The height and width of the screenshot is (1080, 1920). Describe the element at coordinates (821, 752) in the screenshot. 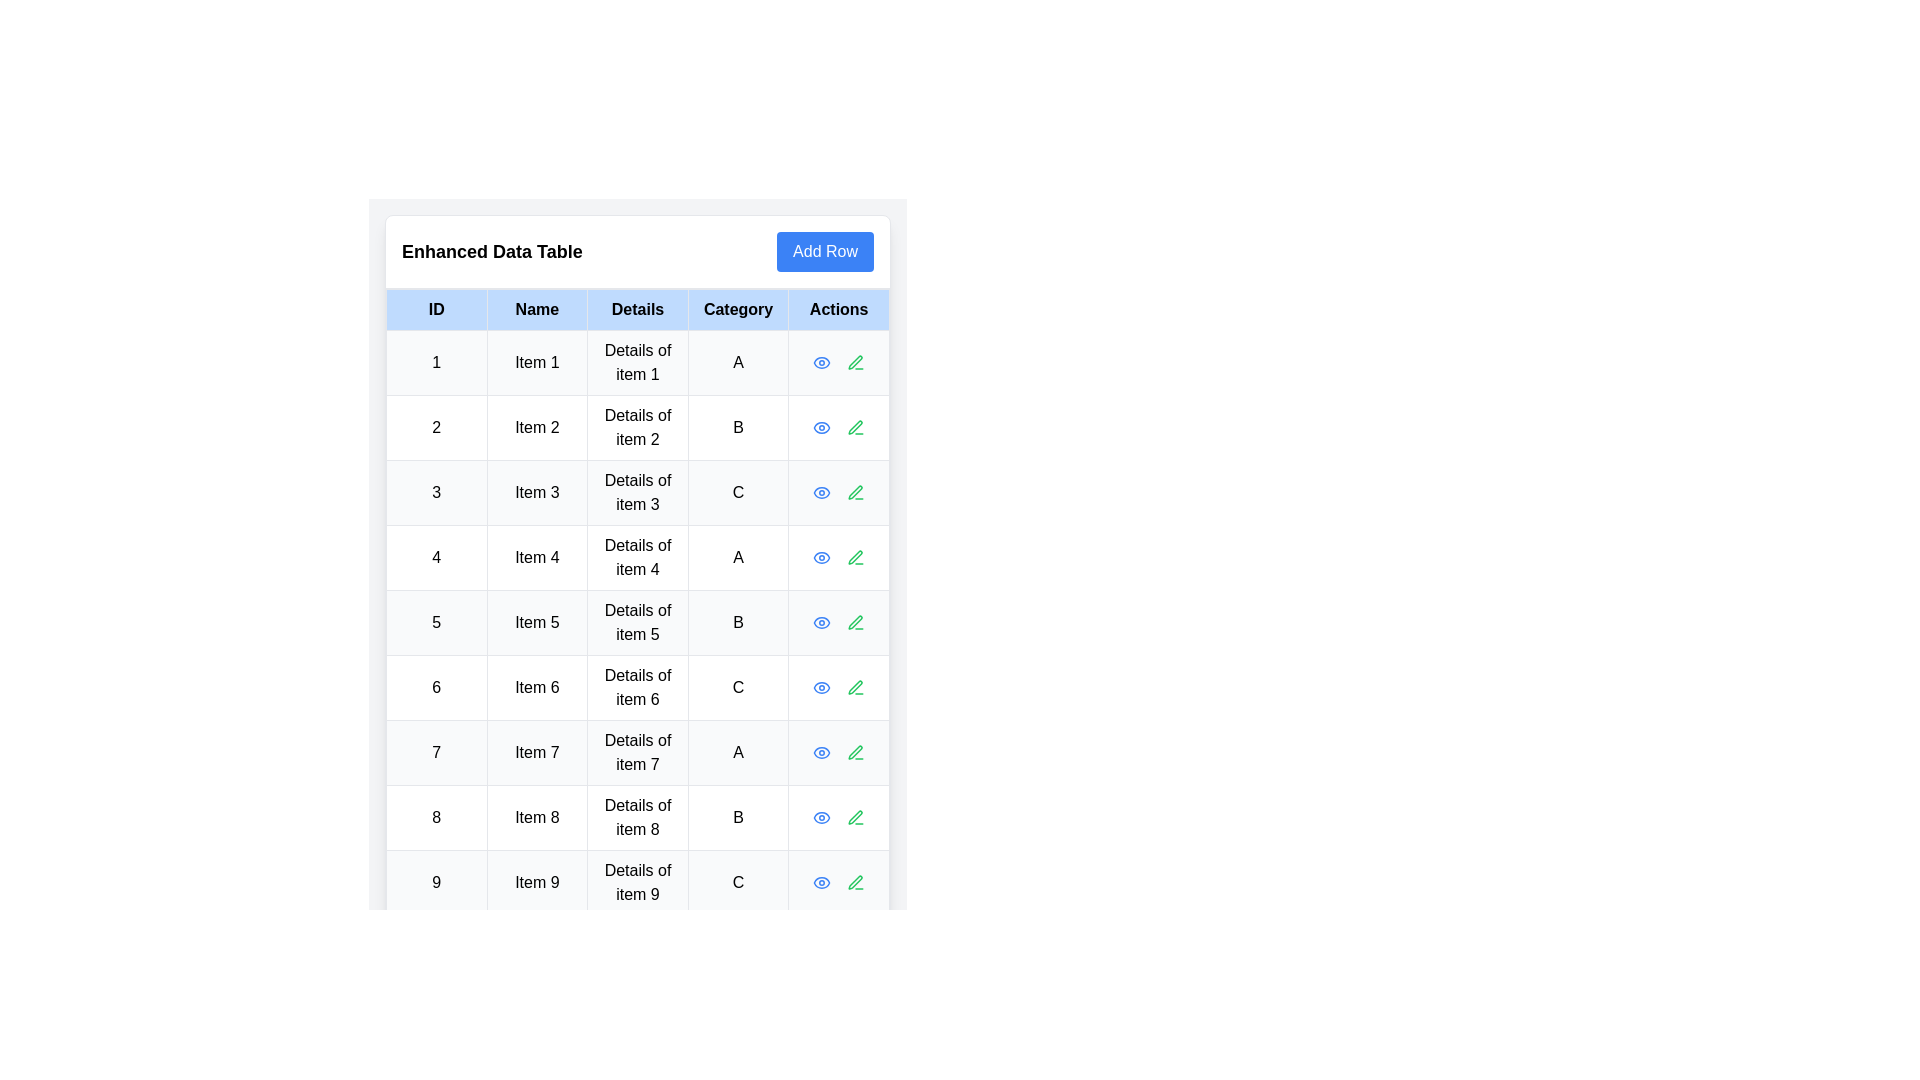

I see `the button` at that location.